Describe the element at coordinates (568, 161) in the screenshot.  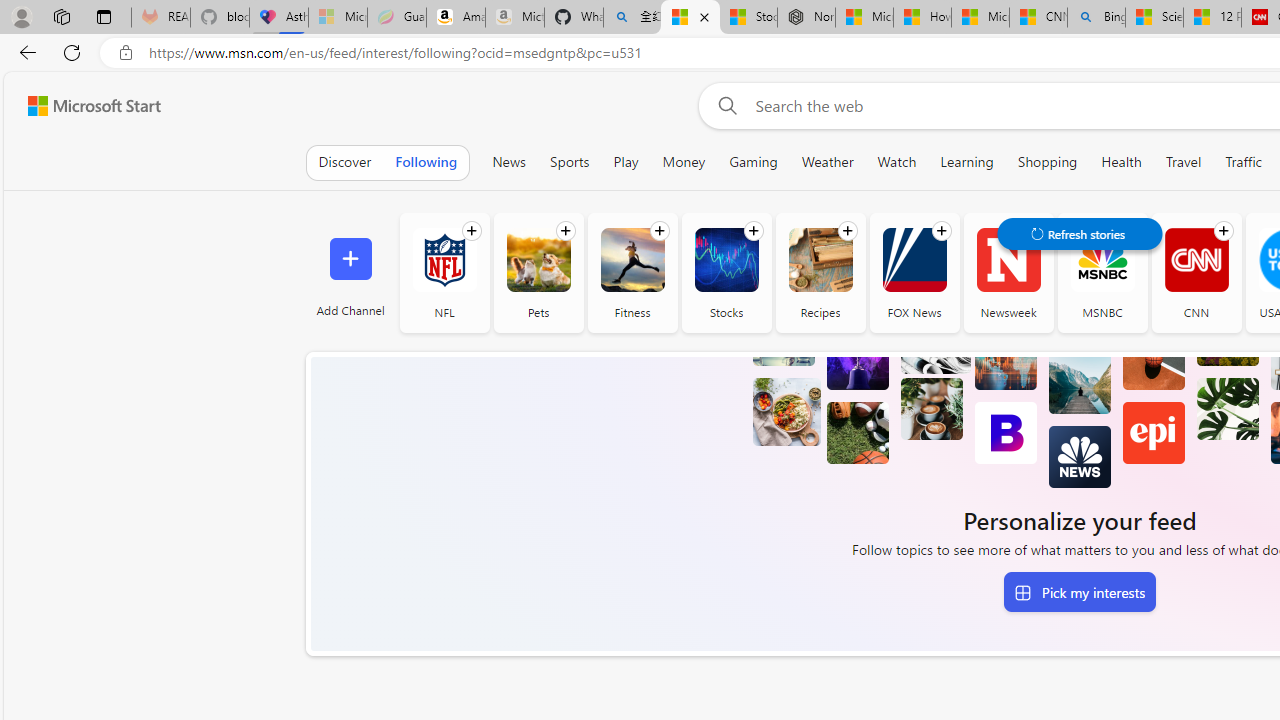
I see `'Sports'` at that location.